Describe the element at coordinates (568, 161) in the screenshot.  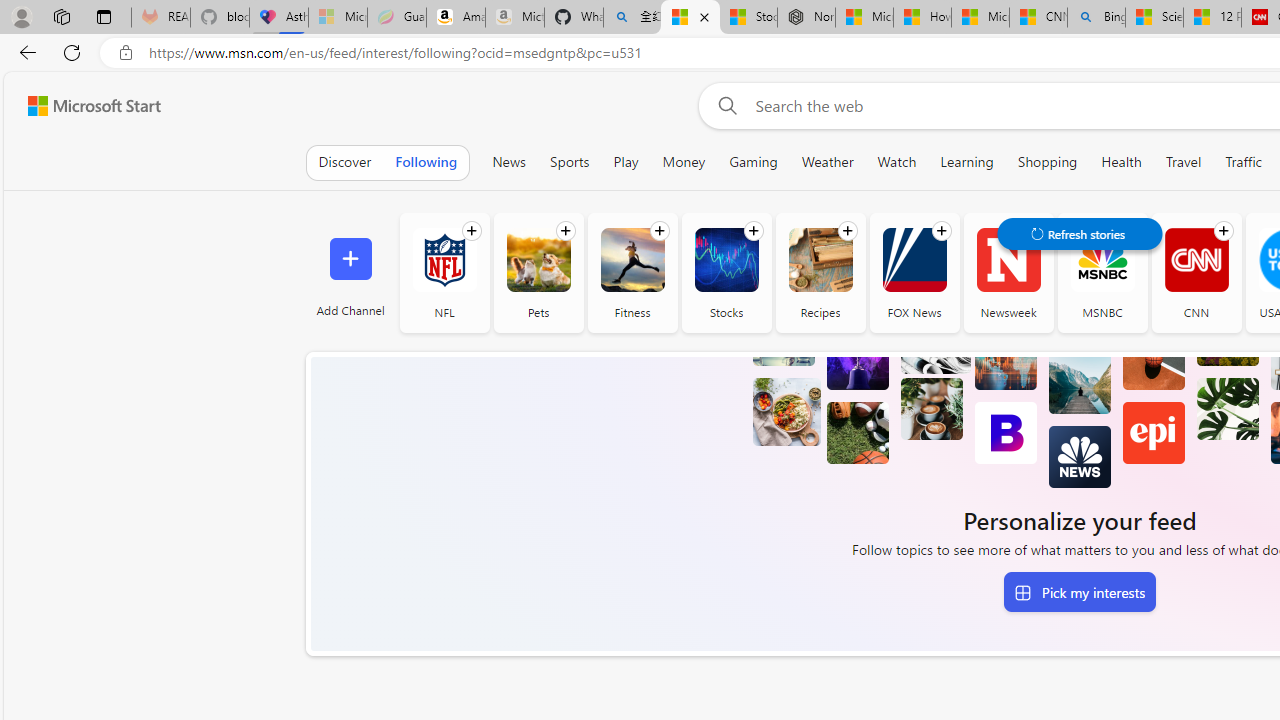
I see `'Sports'` at that location.